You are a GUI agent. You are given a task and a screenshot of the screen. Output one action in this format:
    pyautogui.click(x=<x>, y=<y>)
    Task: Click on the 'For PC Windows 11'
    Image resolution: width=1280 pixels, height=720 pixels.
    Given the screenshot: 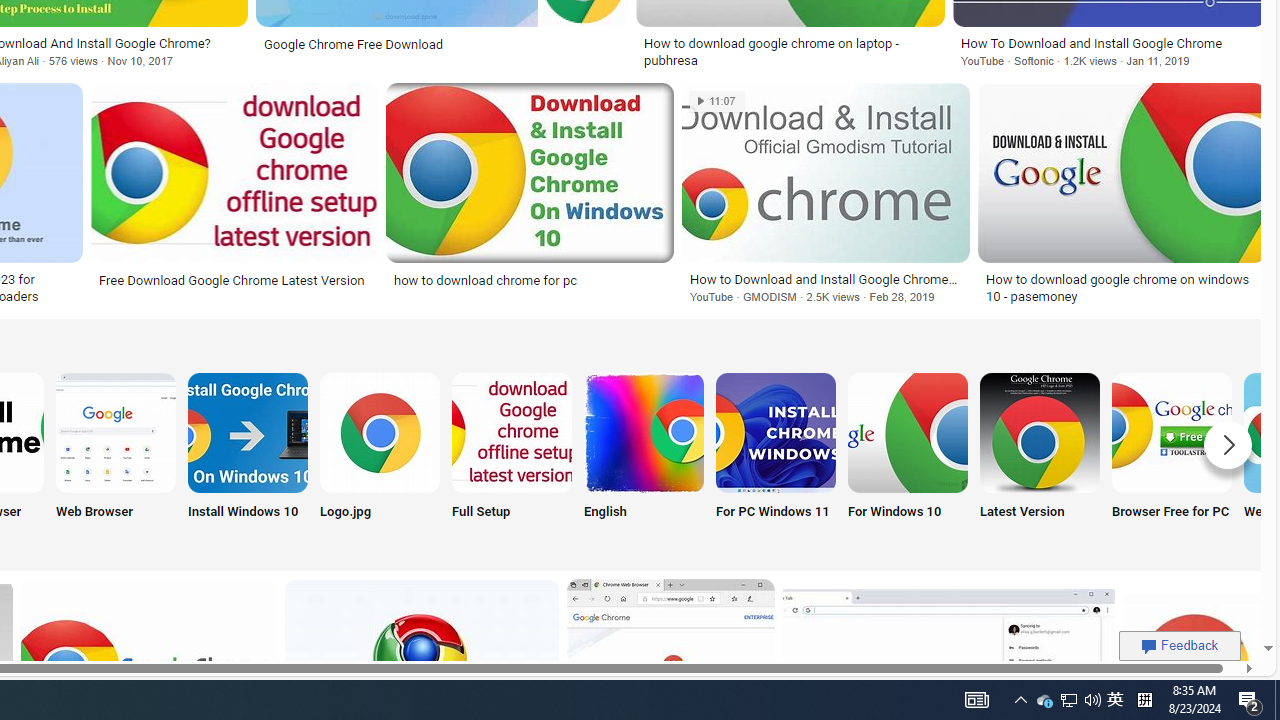 What is the action you would take?
    pyautogui.click(x=774, y=457)
    